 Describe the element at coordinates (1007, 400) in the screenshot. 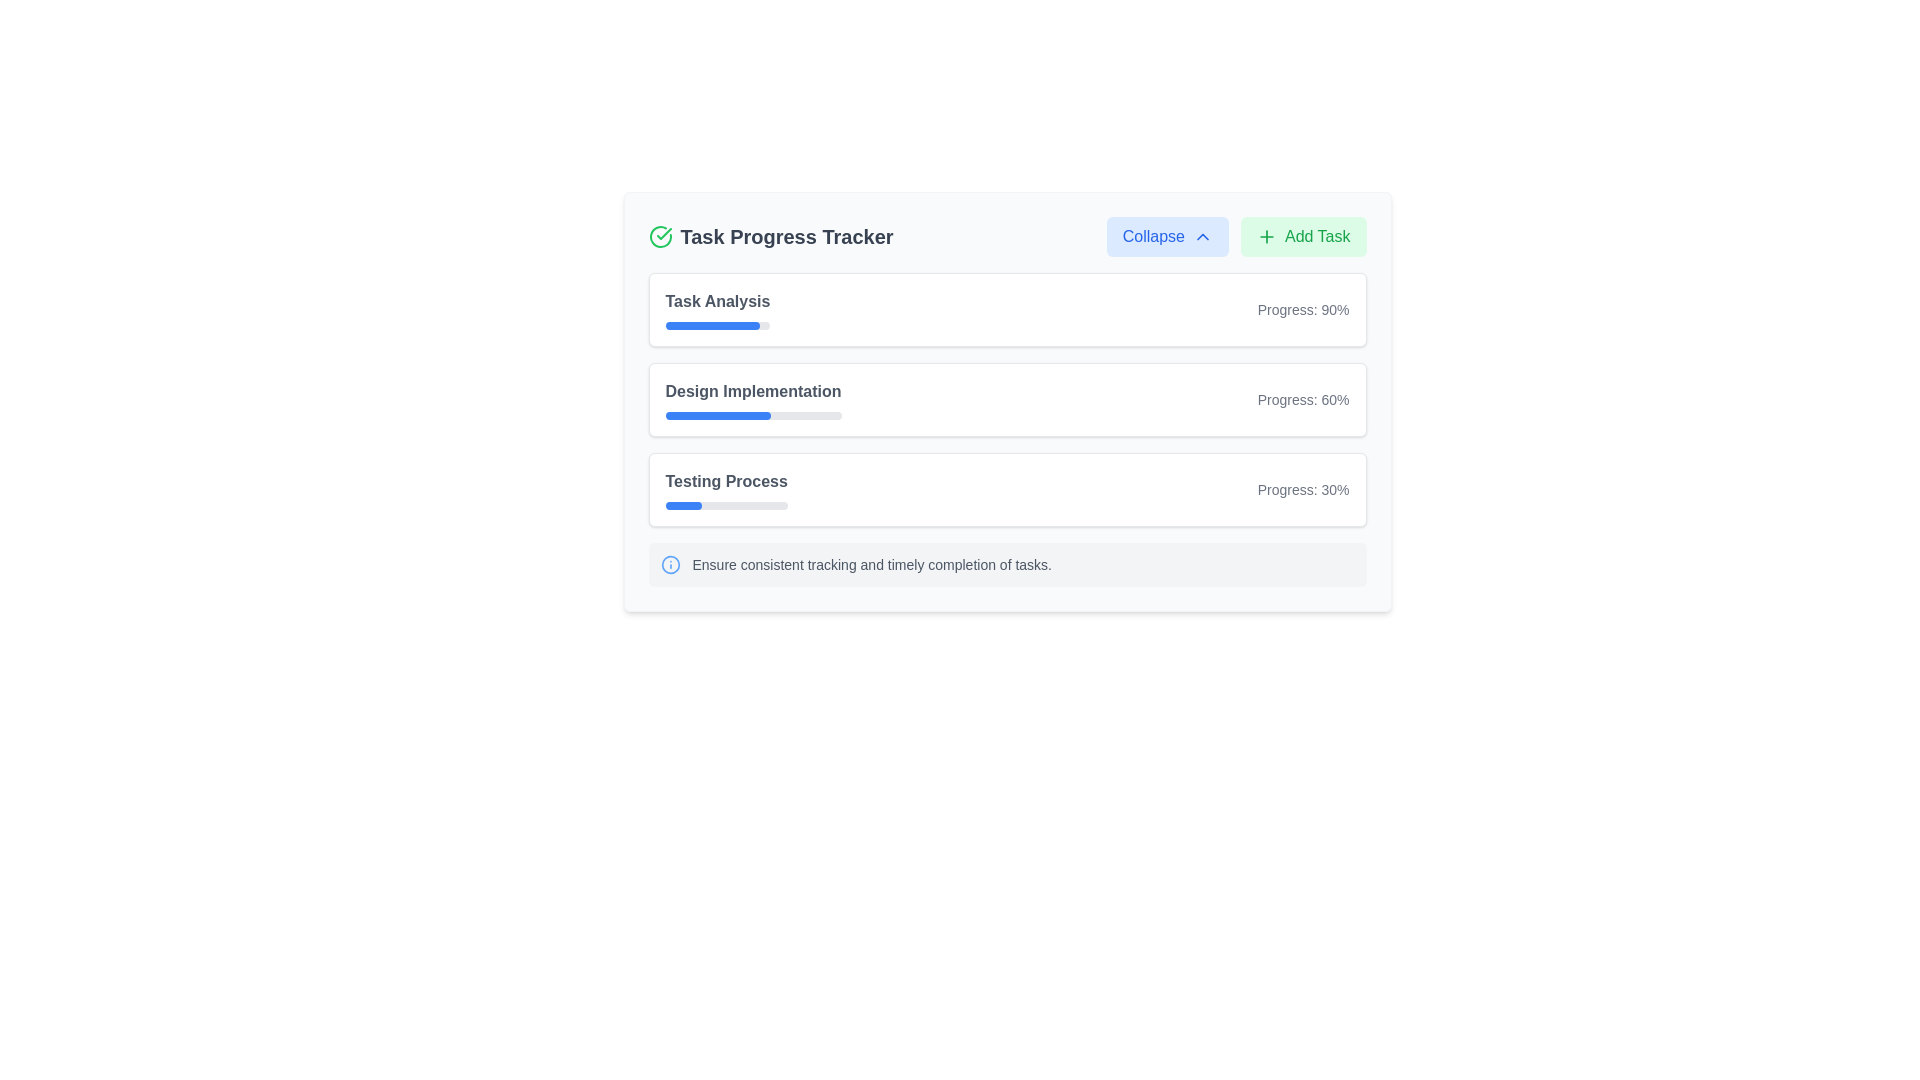

I see `the Card element that displays the progress of the 'Design Implementation' task, which is the second card in a vertical stack of task progress cards` at that location.